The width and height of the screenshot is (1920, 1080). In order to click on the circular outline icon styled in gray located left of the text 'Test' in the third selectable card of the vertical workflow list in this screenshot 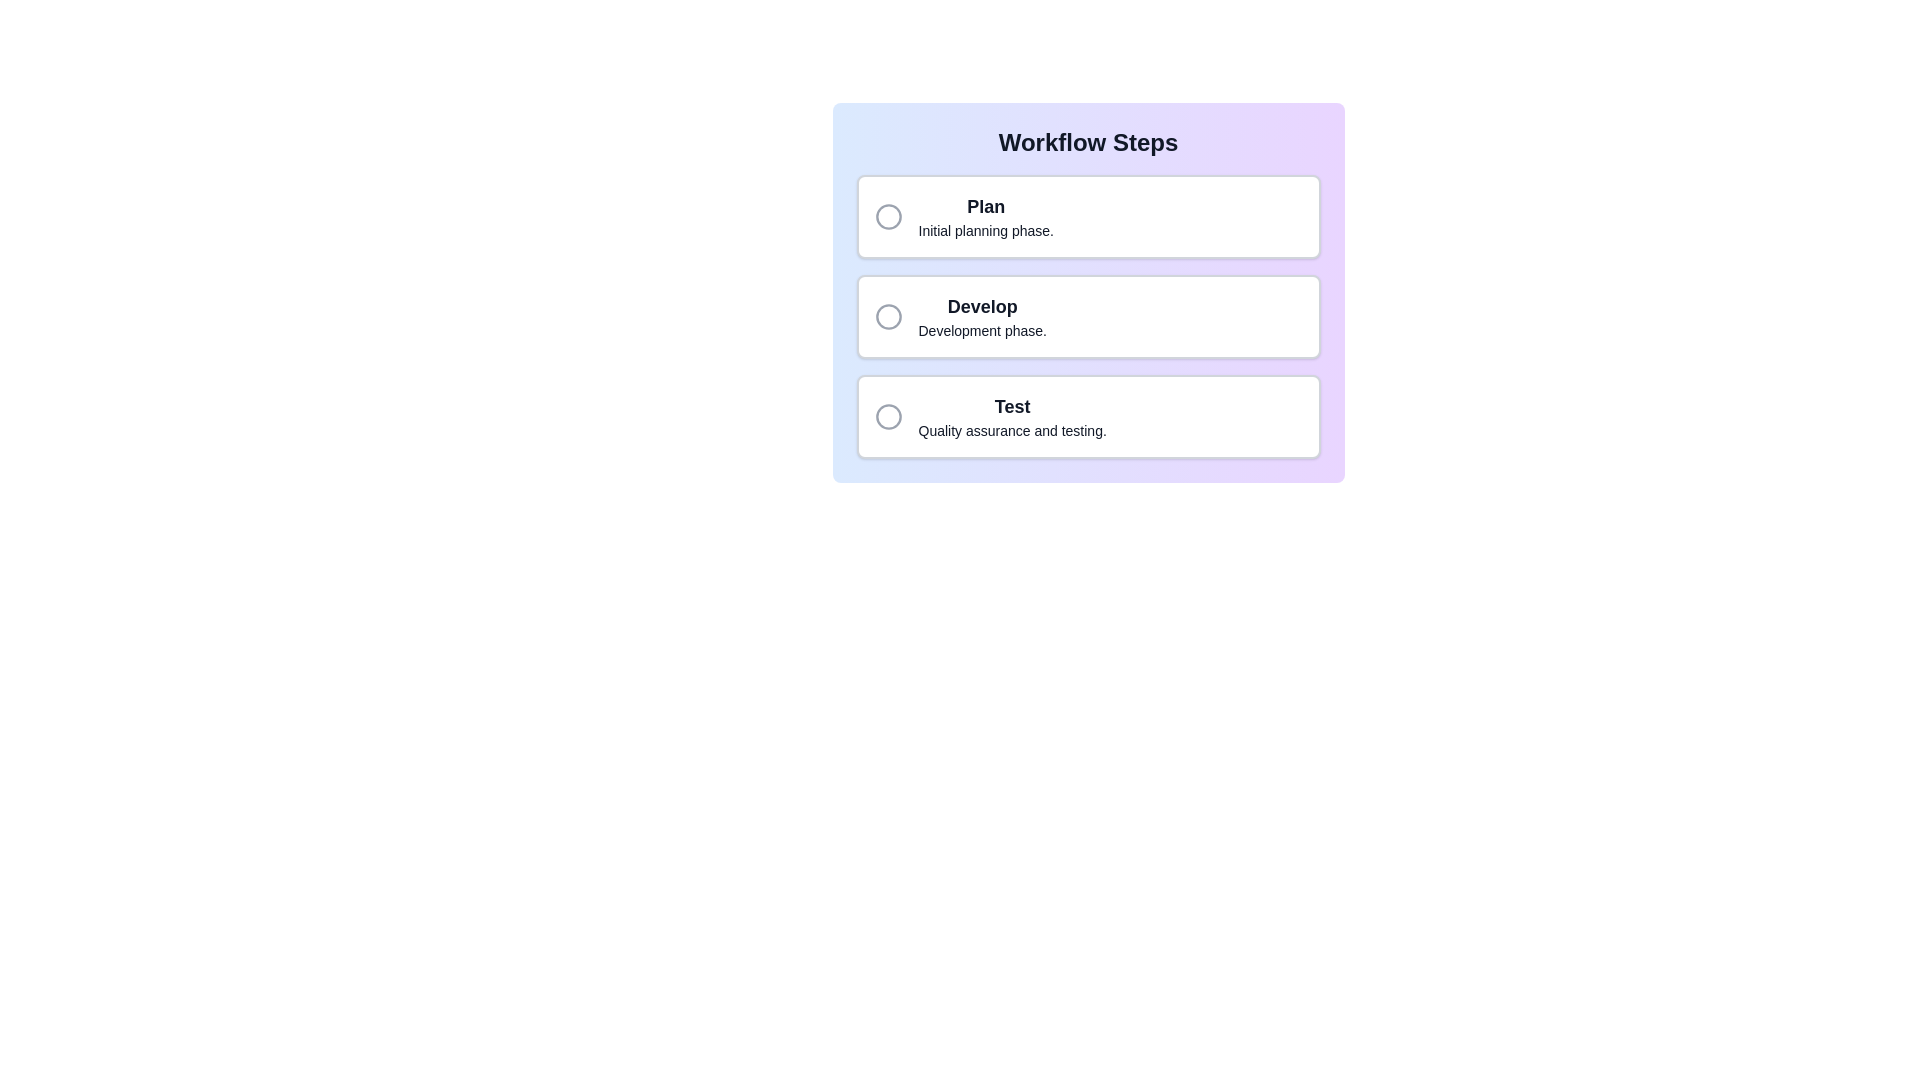, I will do `click(887, 415)`.